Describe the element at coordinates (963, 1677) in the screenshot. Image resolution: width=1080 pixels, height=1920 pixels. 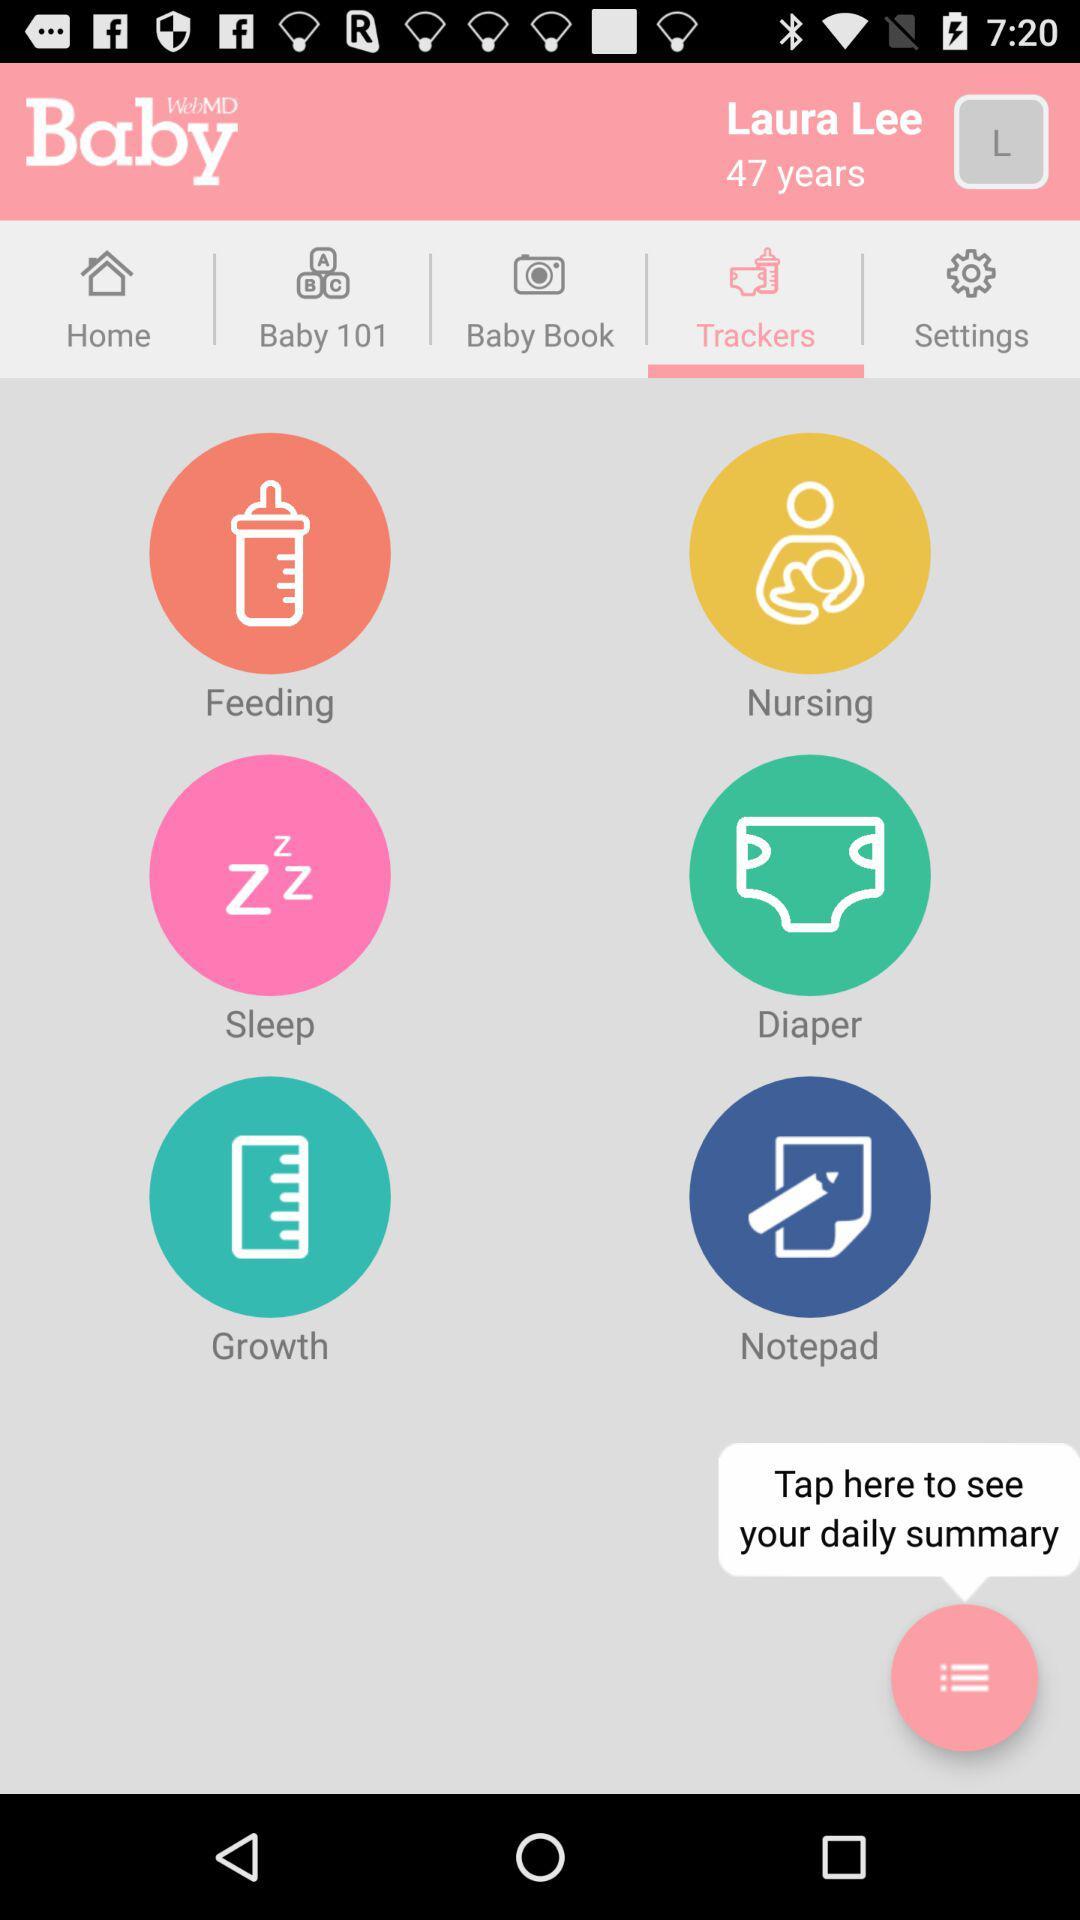
I see `daily summary` at that location.